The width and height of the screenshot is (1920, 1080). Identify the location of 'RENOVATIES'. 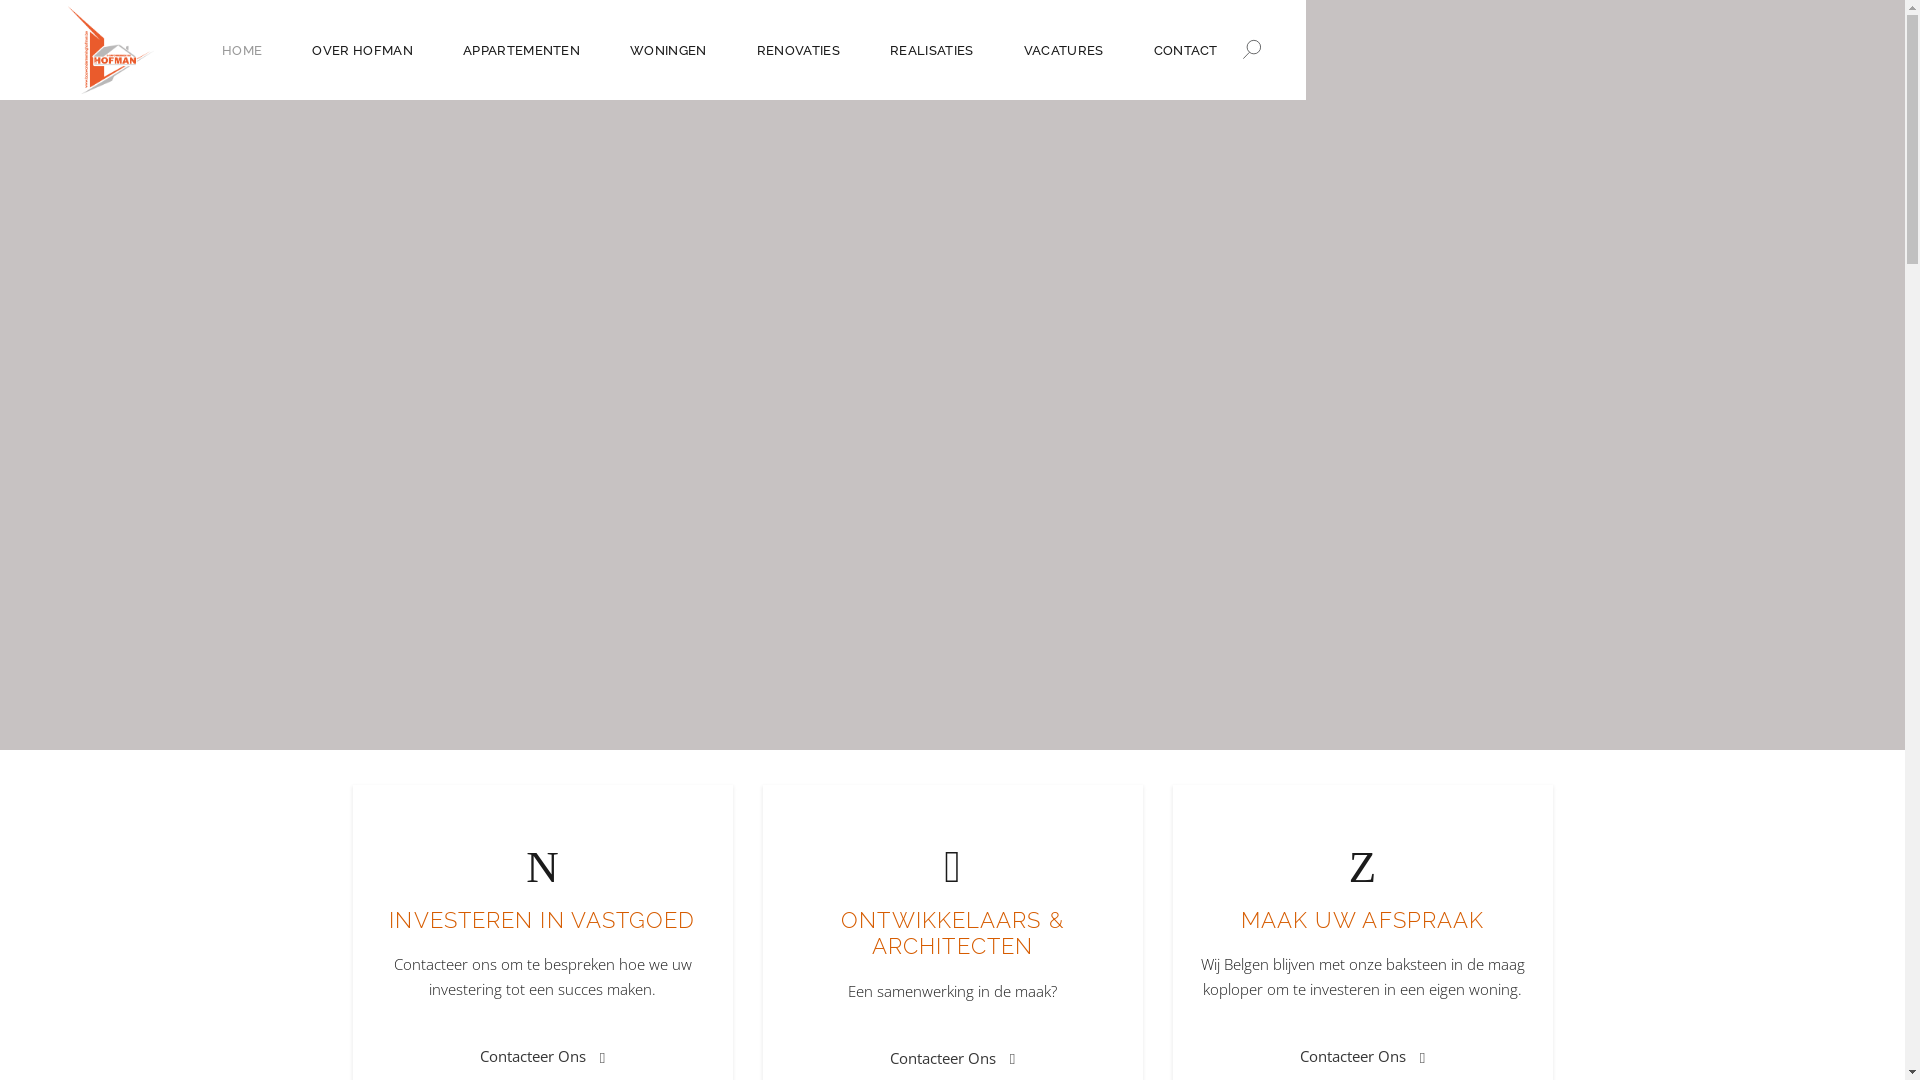
(730, 48).